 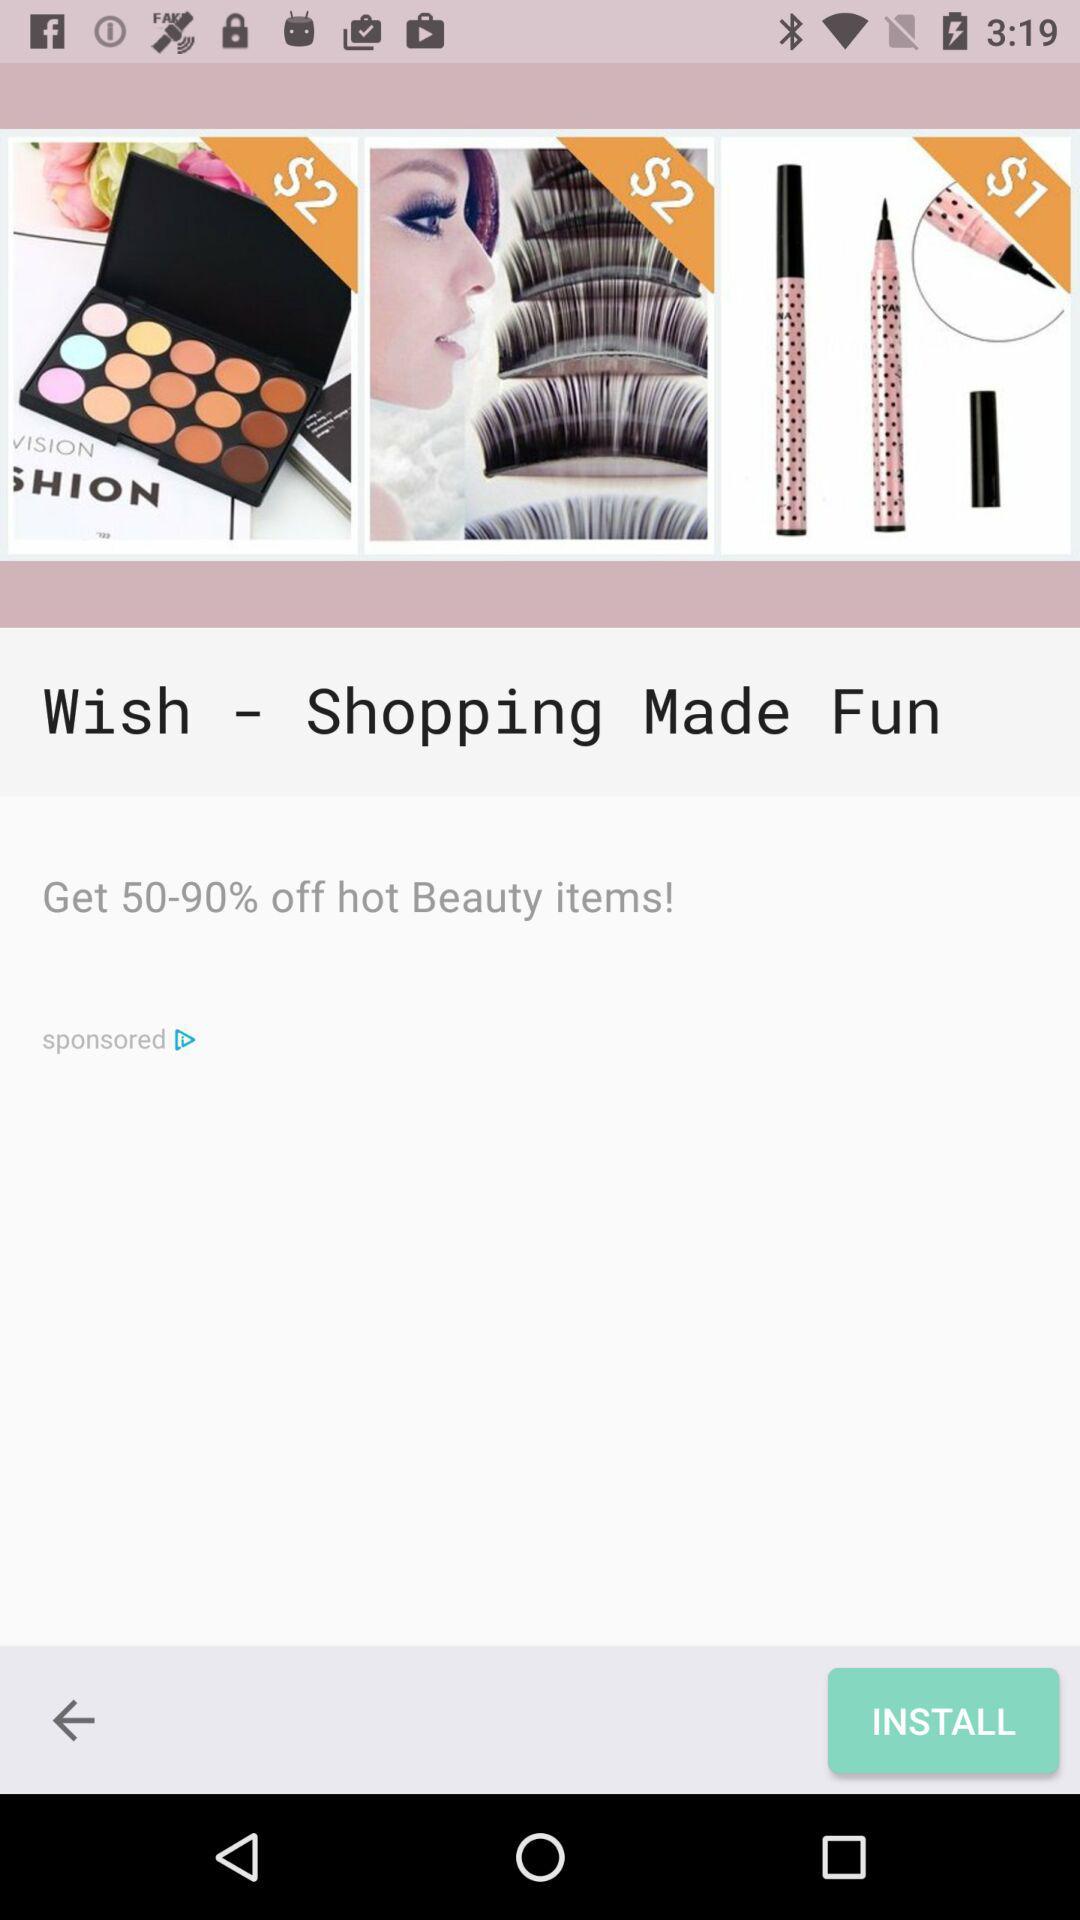 I want to click on icon below the sponsored icon, so click(x=72, y=1719).